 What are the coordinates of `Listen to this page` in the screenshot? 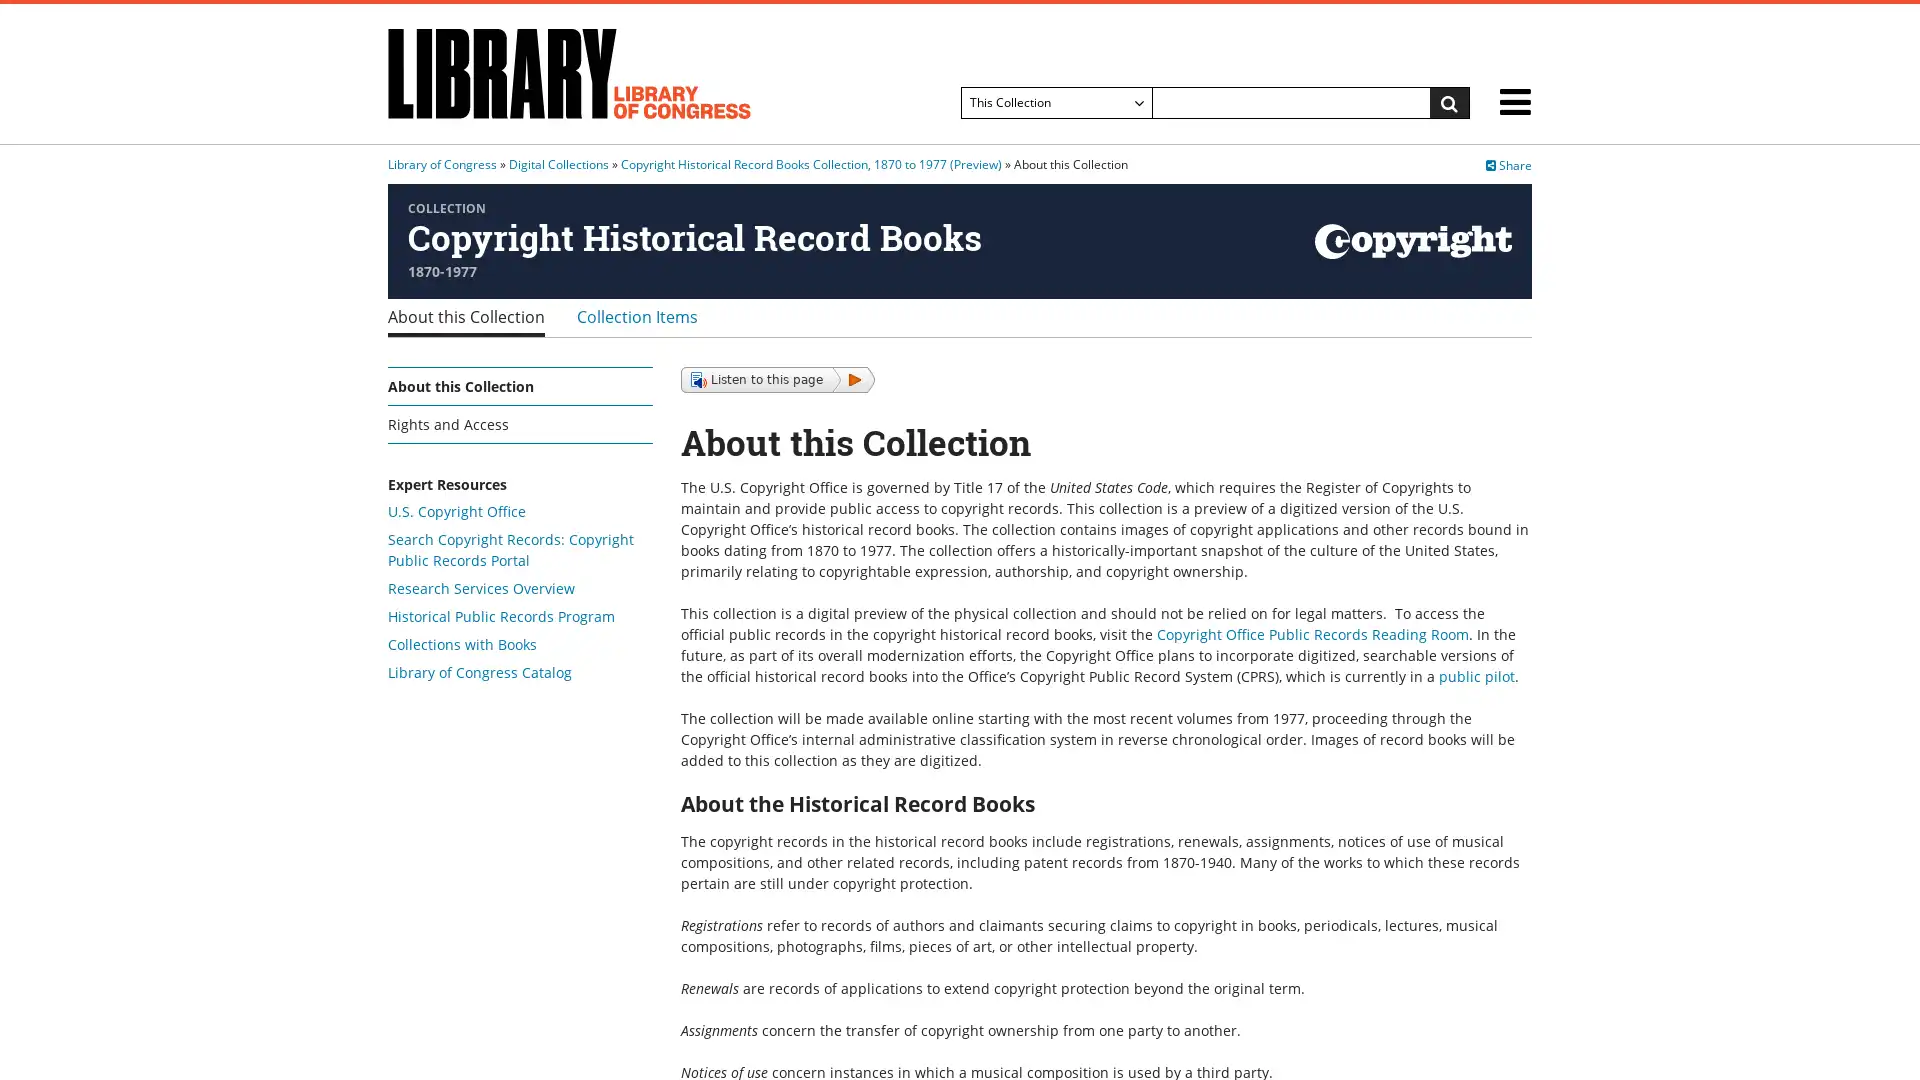 It's located at (776, 378).